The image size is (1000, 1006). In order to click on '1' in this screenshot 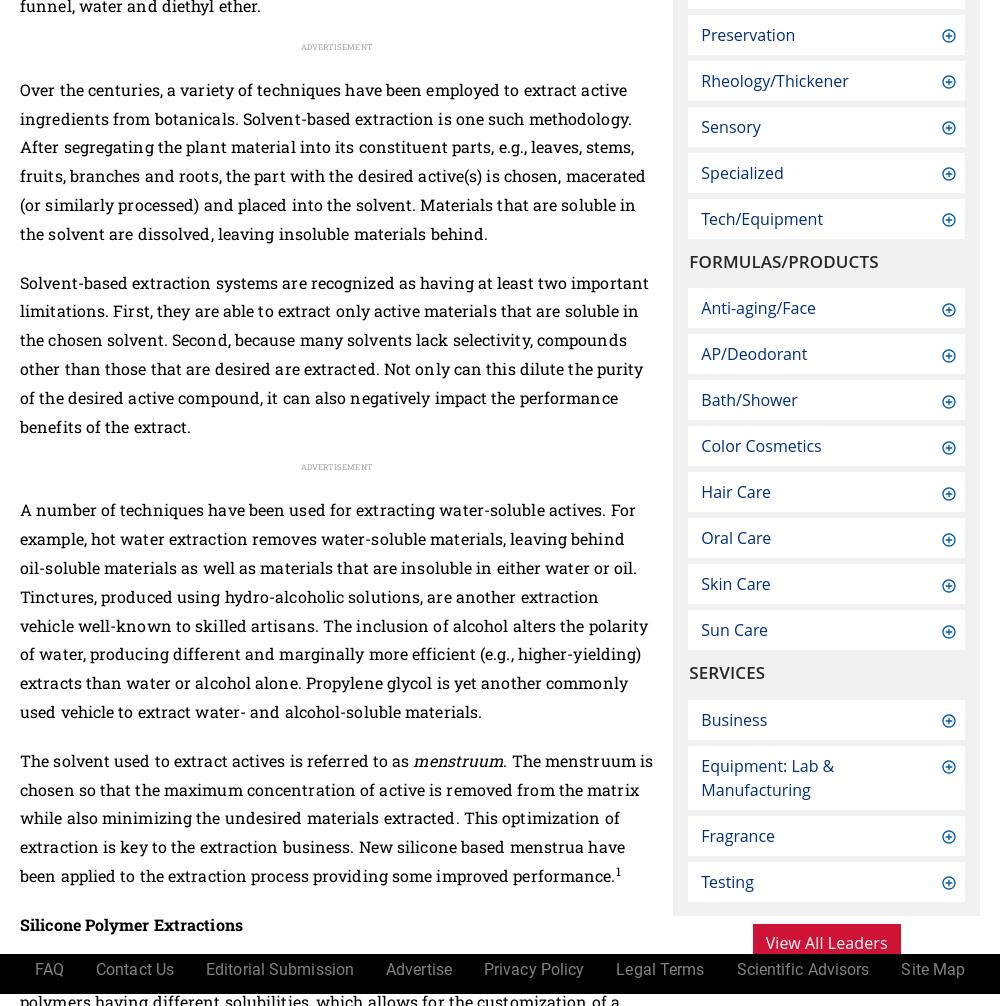, I will do `click(616, 868)`.